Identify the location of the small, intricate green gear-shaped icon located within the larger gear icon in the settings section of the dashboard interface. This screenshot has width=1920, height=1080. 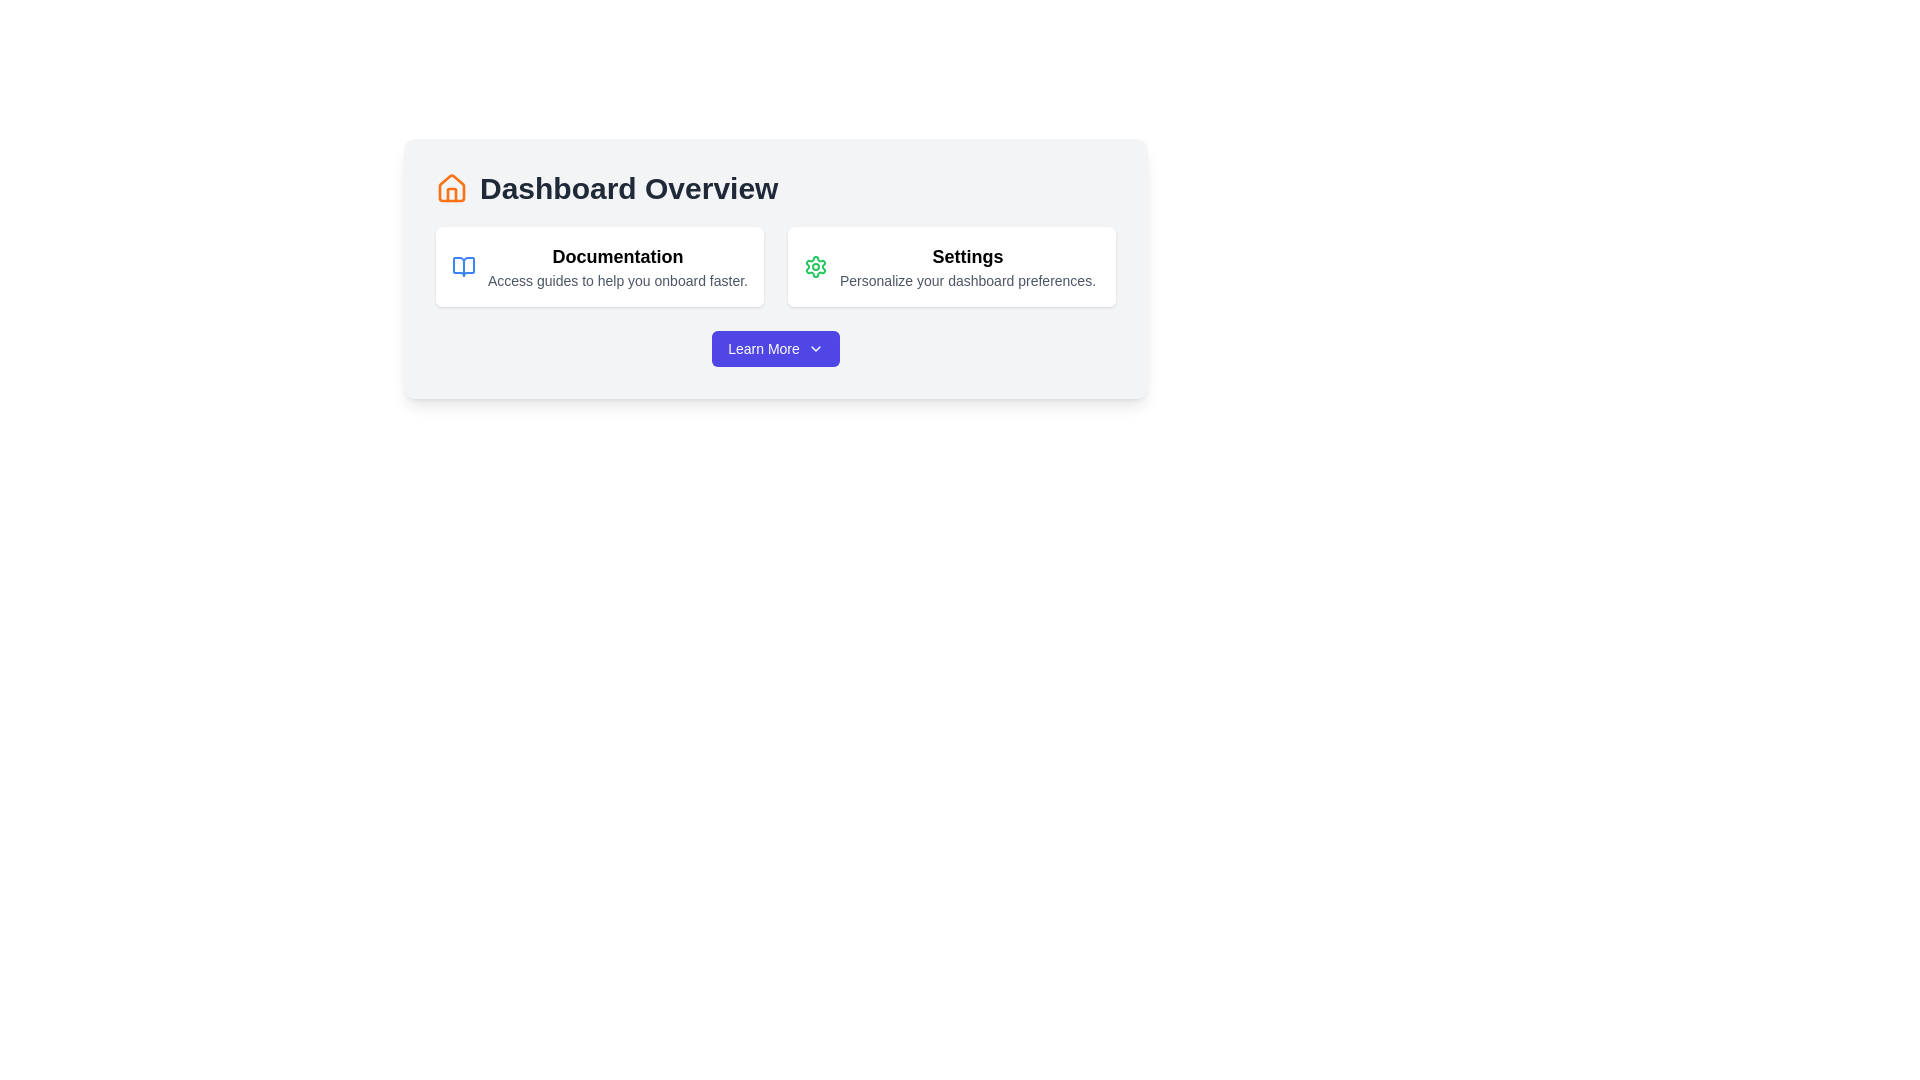
(816, 265).